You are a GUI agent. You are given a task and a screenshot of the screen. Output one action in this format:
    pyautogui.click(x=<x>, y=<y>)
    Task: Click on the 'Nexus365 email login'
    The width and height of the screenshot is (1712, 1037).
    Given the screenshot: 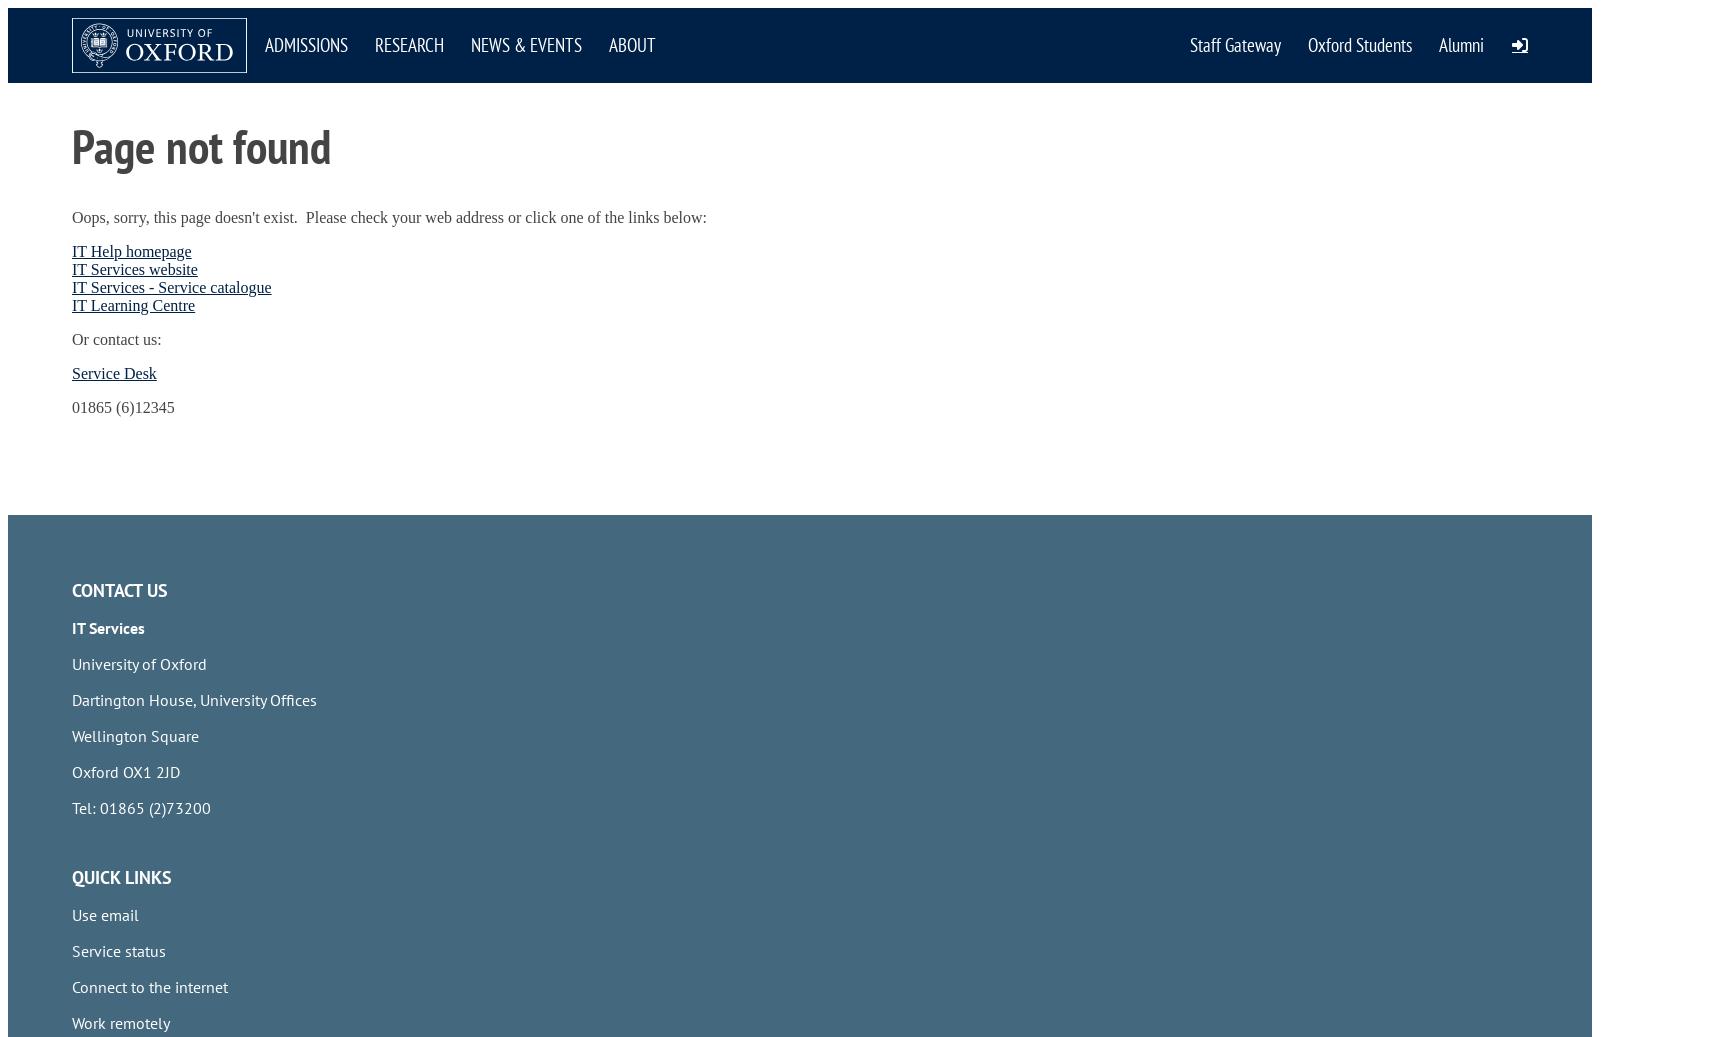 What is the action you would take?
    pyautogui.click(x=71, y=522)
    